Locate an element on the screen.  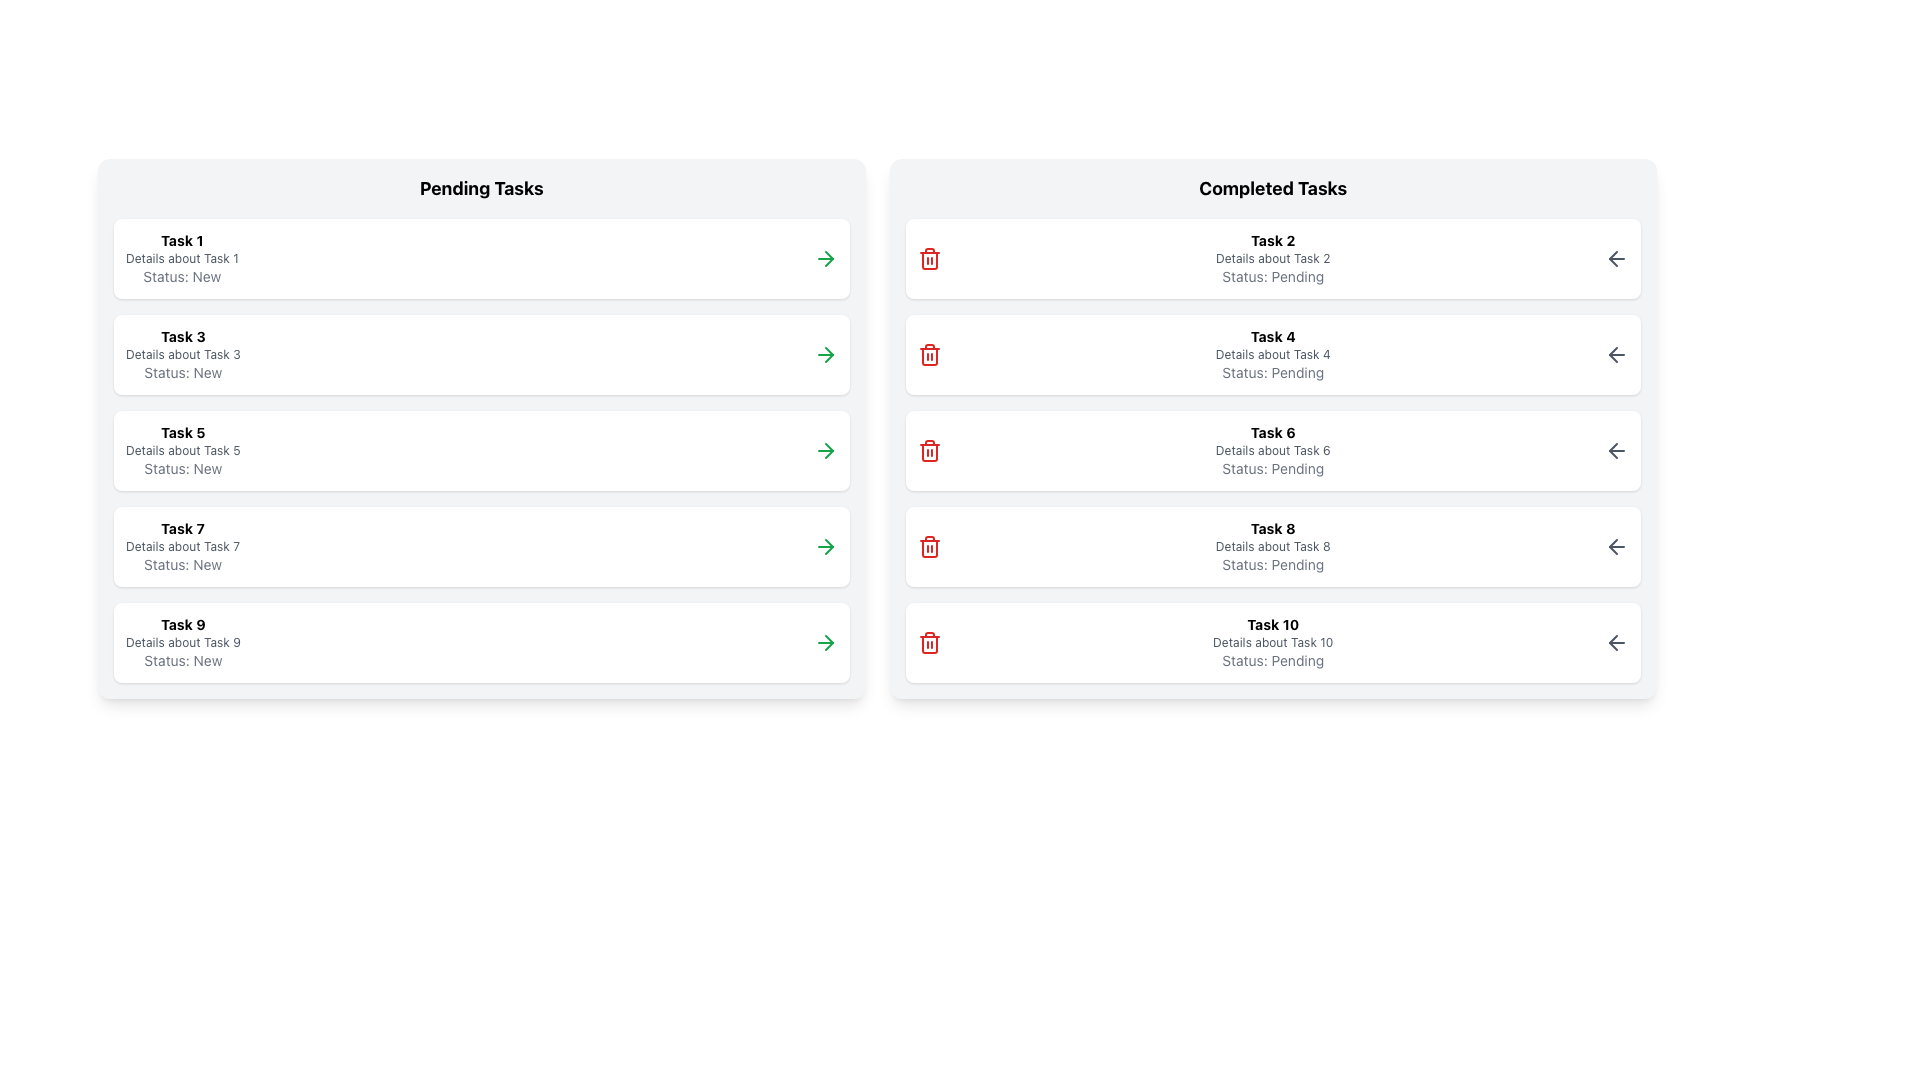
the fifth task item in the 'Pending Tasks' list that displays information about 'Task 9' is located at coordinates (183, 643).